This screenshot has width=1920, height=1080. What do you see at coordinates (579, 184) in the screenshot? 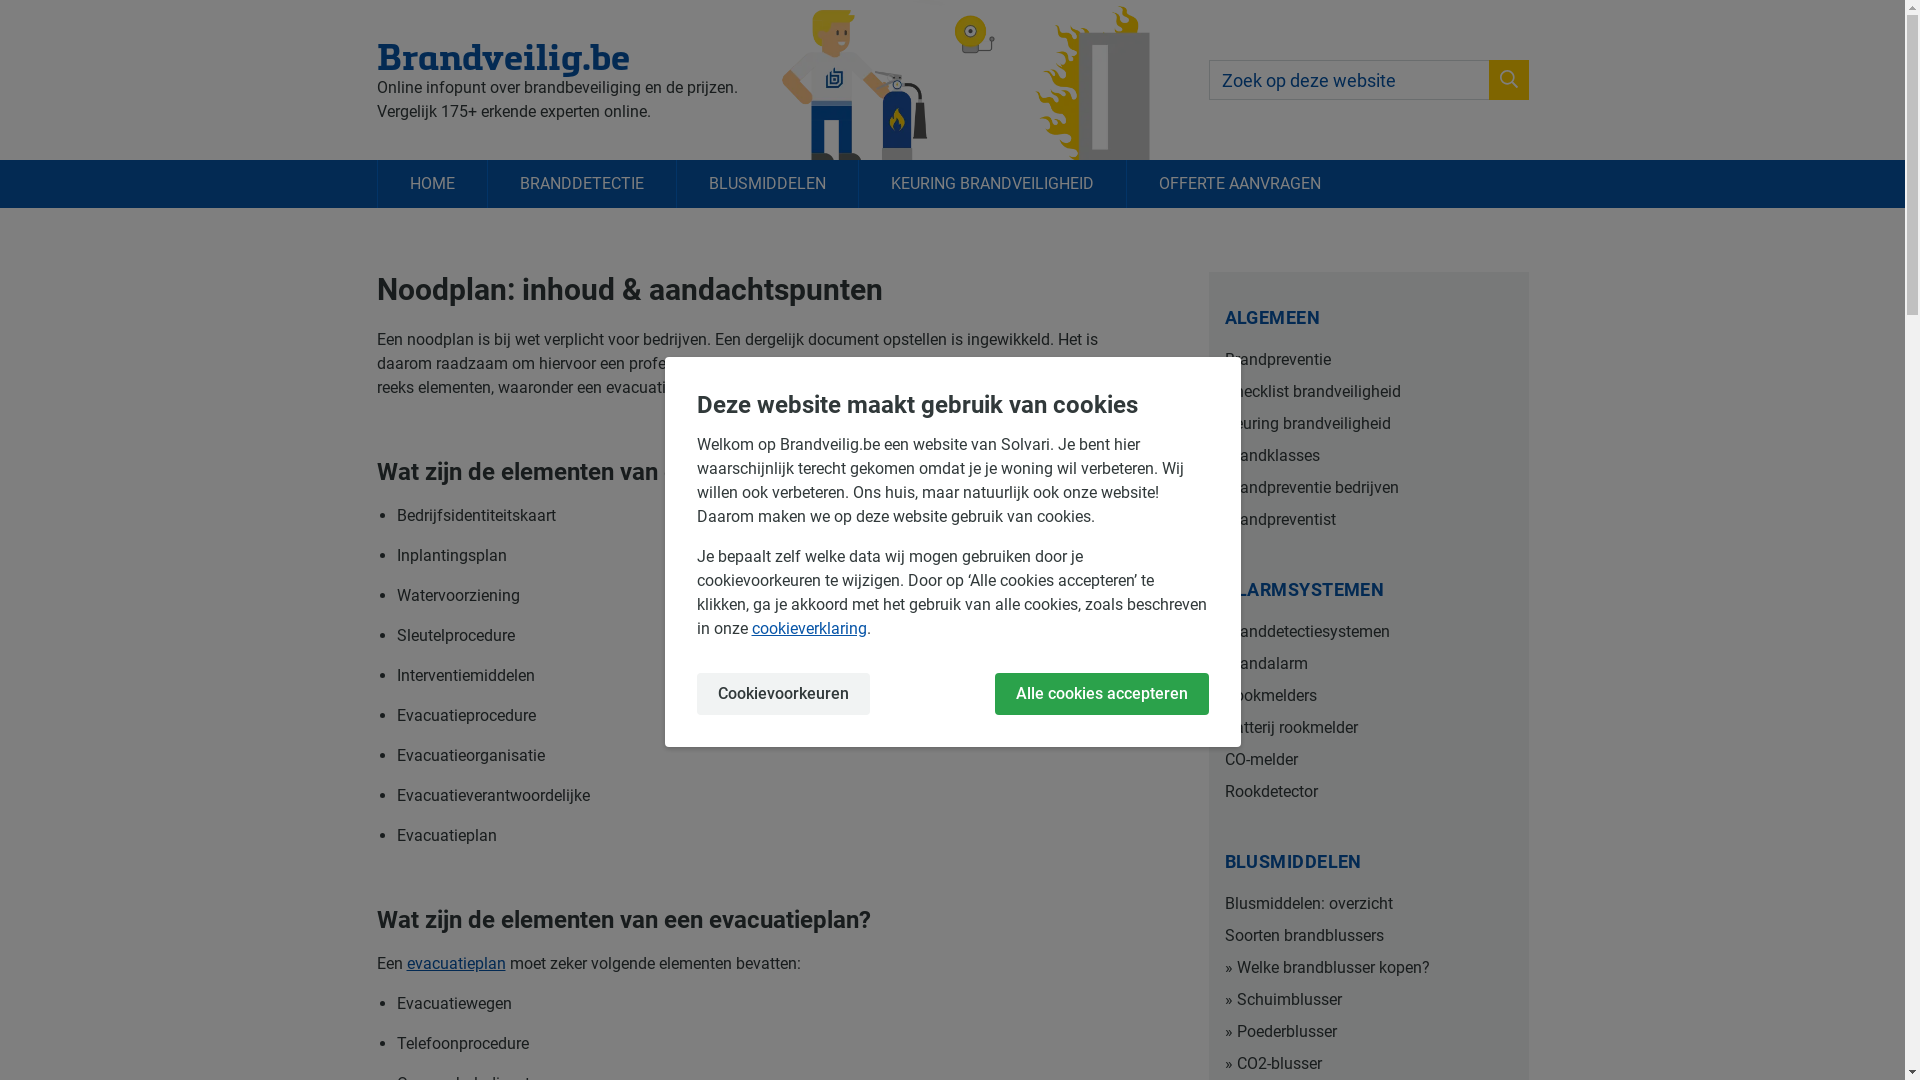
I see `'BRANDDETECTIE'` at bounding box center [579, 184].